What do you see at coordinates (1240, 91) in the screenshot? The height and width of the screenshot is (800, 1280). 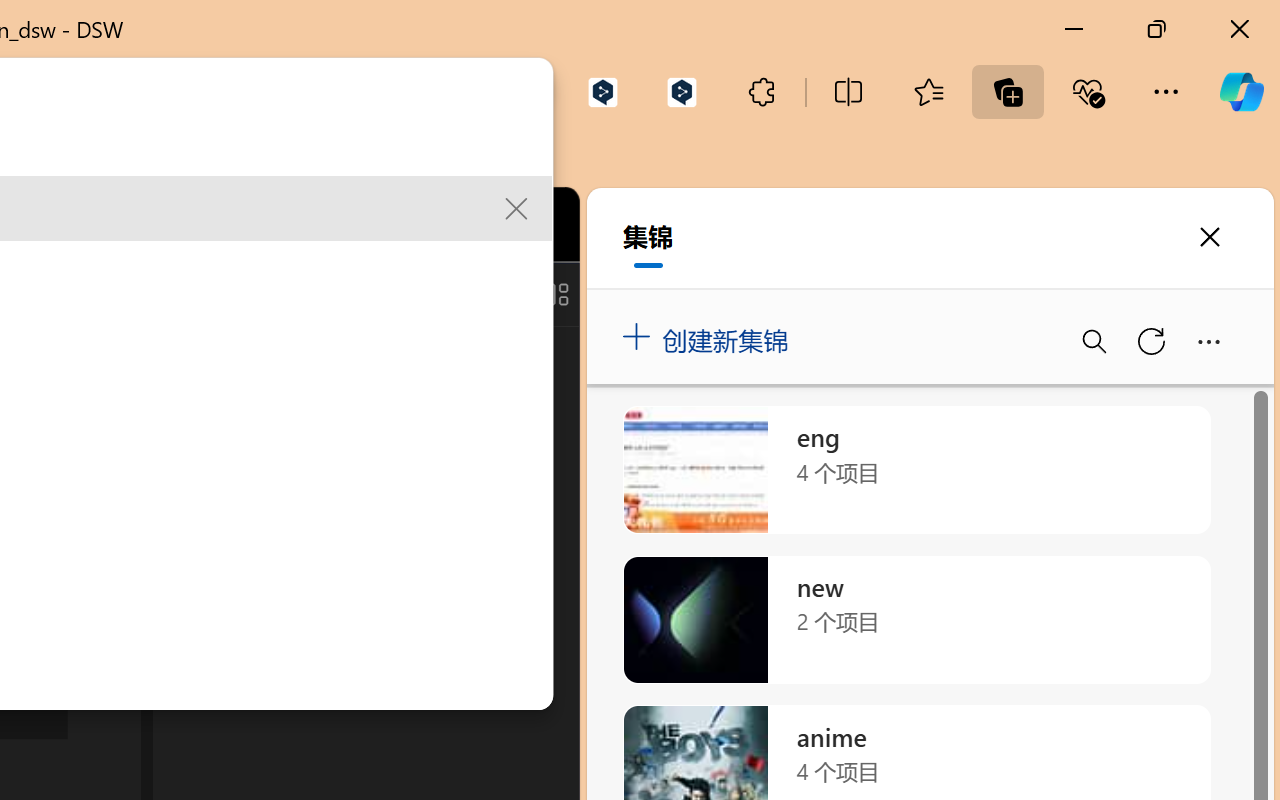 I see `'Copilot (Ctrl+Shift+.)'` at bounding box center [1240, 91].